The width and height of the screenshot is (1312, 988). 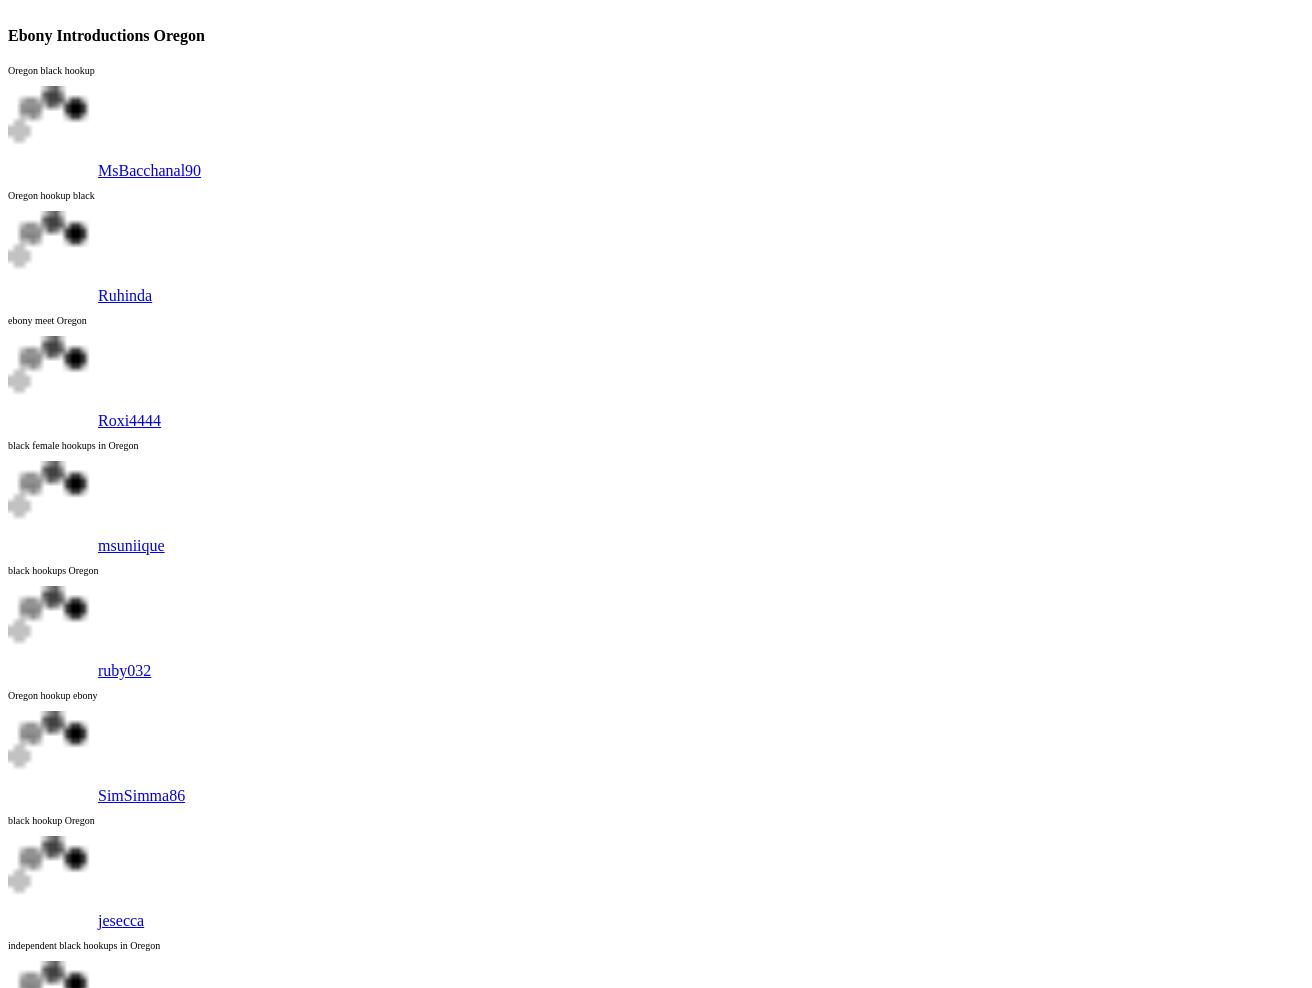 I want to click on 'Oregon hookup ebony', so click(x=52, y=695).